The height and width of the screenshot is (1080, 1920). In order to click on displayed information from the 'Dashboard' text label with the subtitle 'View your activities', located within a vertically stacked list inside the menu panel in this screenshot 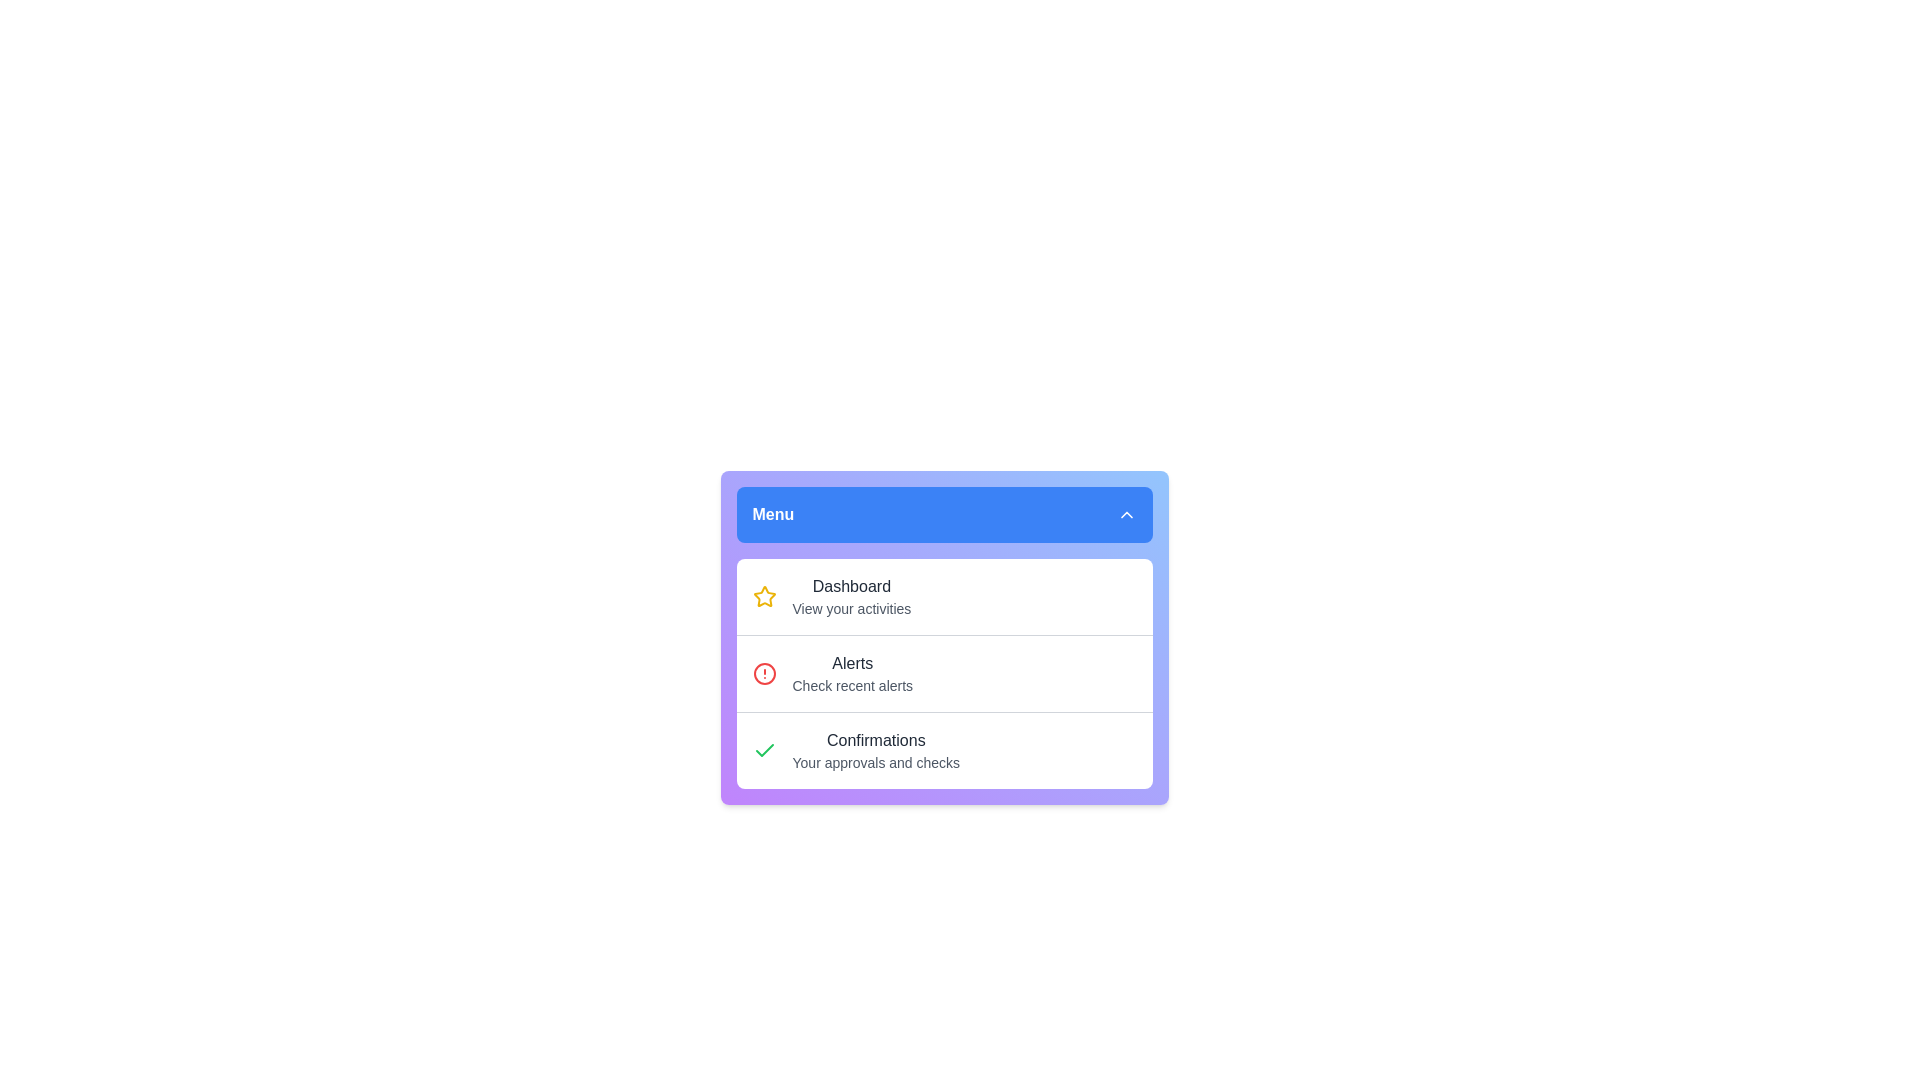, I will do `click(851, 596)`.